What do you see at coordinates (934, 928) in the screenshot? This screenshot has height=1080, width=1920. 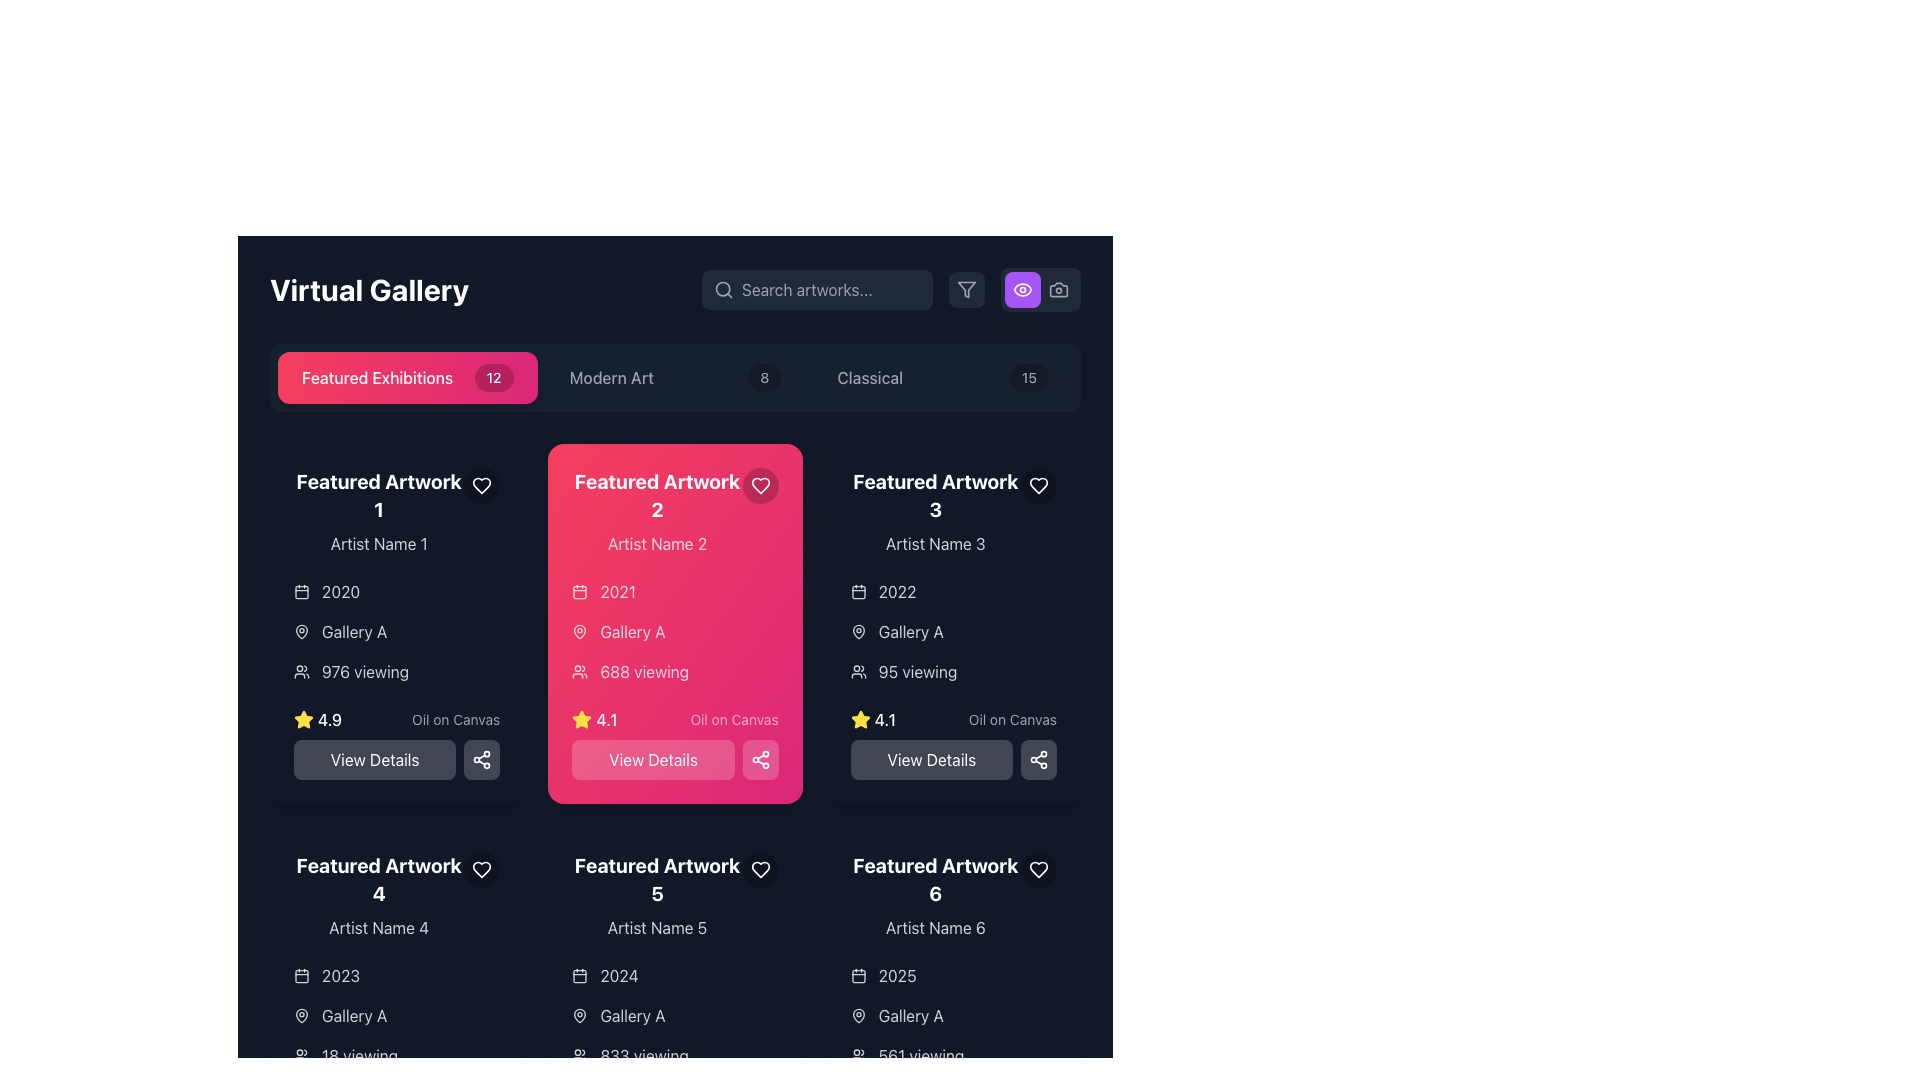 I see `the label that displays the name of the artist associated with the artwork in the card labeled 'Featured Artwork 6', located in the third column of the second row` at bounding box center [934, 928].